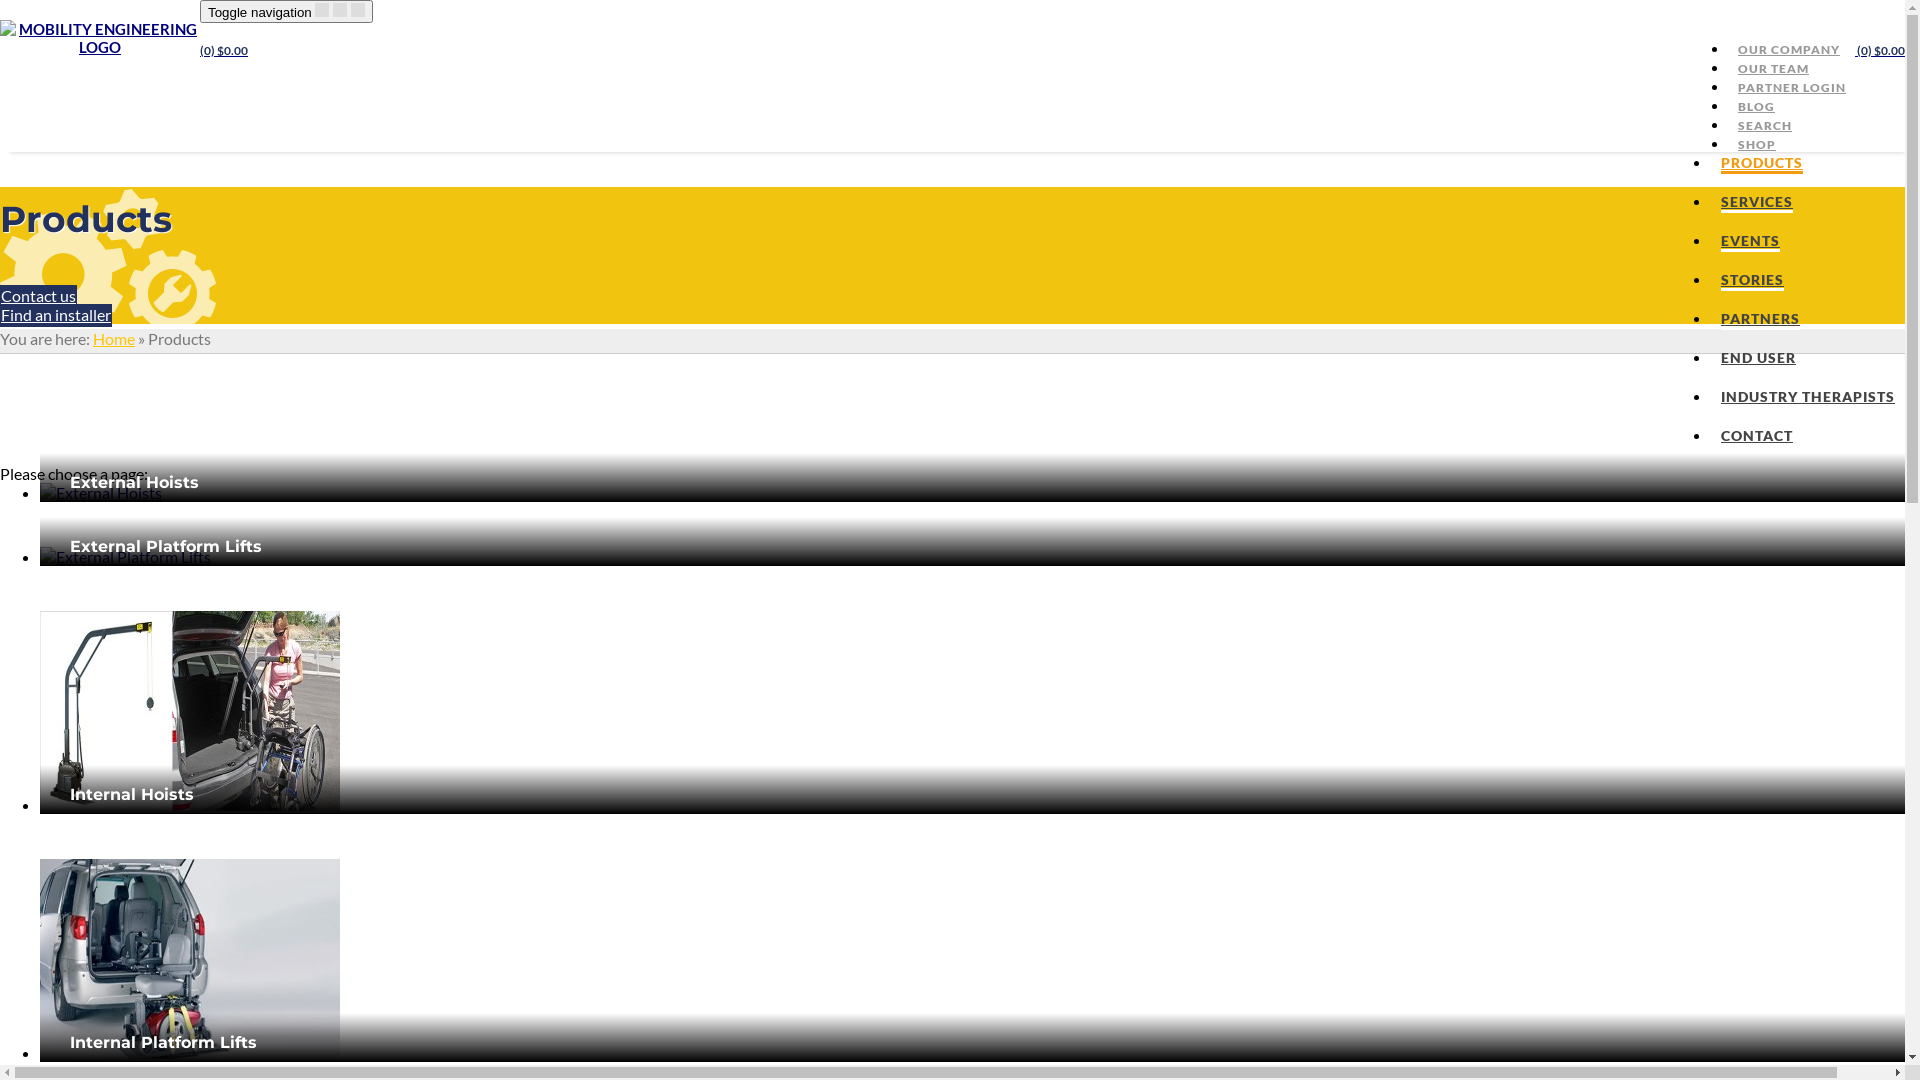 This screenshot has width=1920, height=1080. I want to click on 'STORIES', so click(1751, 281).